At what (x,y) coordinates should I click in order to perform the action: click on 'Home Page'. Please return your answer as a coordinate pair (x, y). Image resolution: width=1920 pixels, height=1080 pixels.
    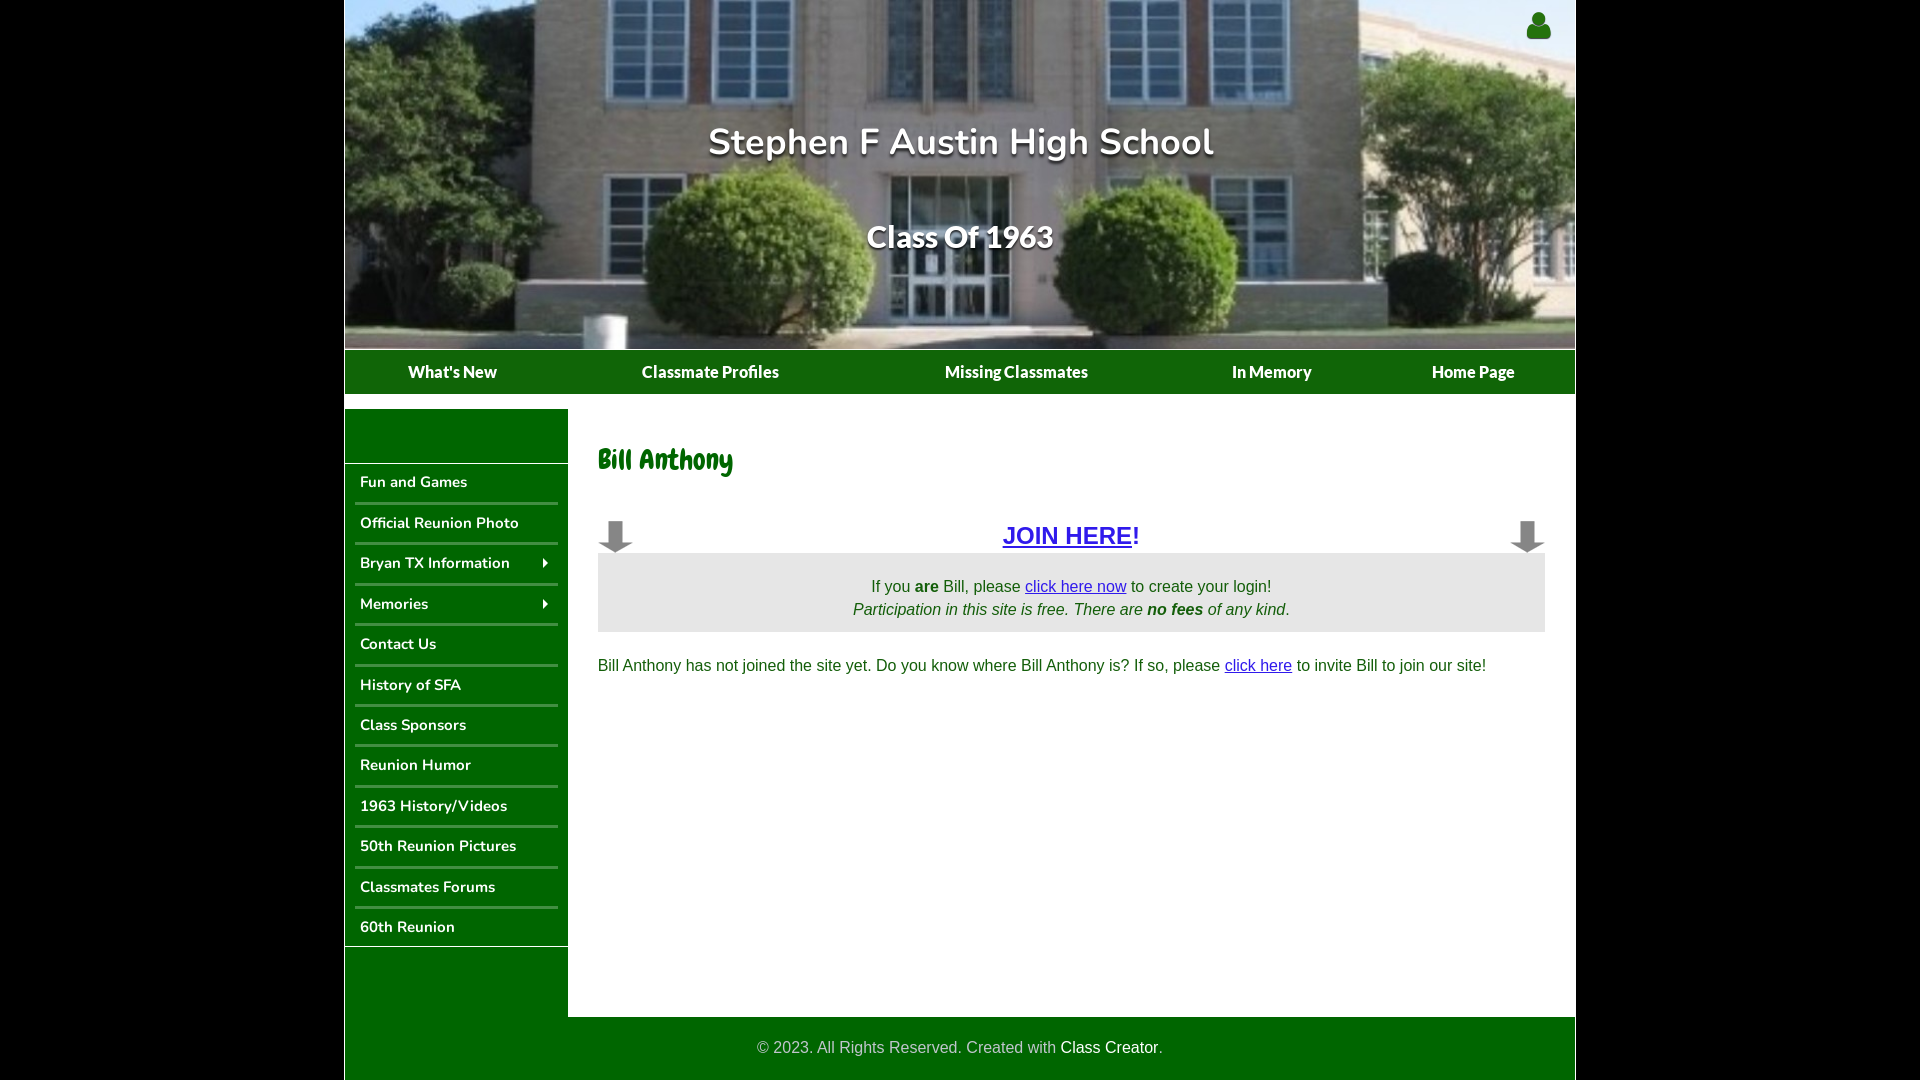
    Looking at the image, I should click on (1473, 371).